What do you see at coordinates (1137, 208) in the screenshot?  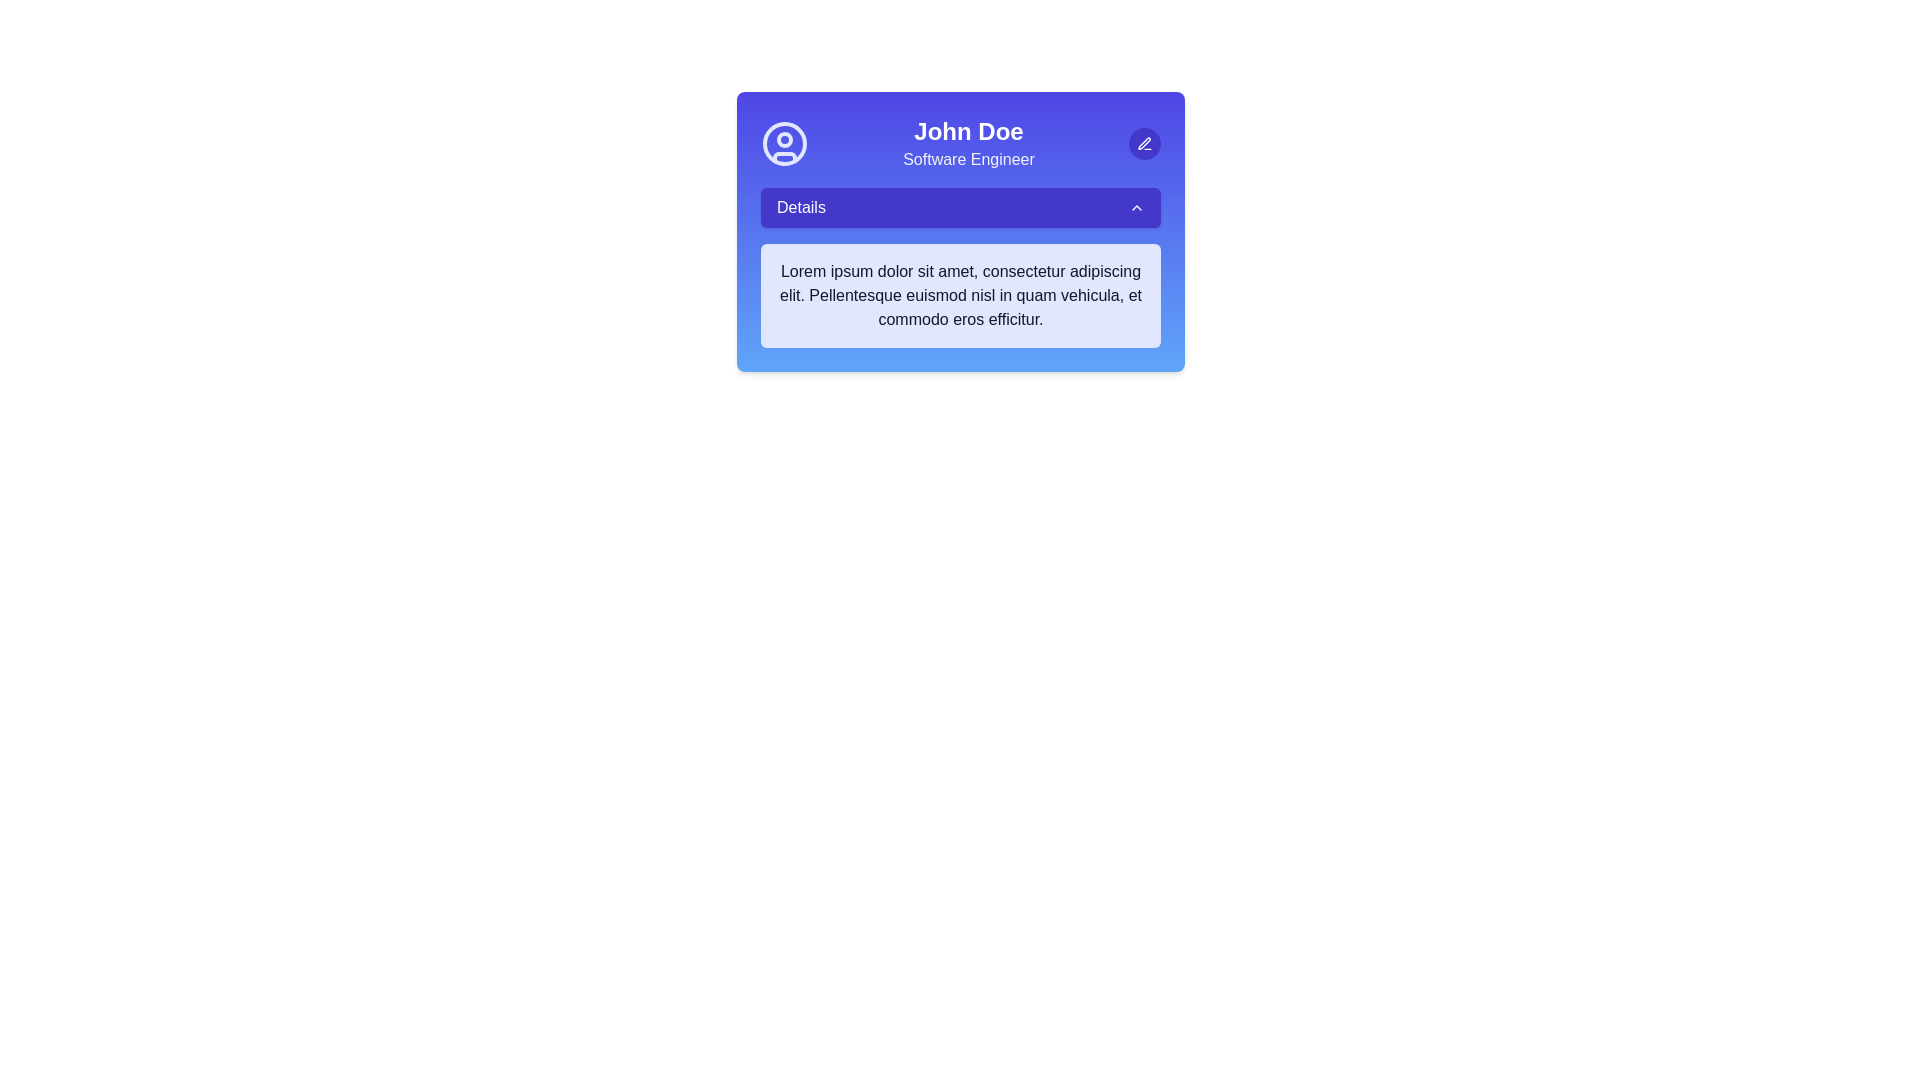 I see `the upward-pointing chevron icon located inside the 'Details' button` at bounding box center [1137, 208].